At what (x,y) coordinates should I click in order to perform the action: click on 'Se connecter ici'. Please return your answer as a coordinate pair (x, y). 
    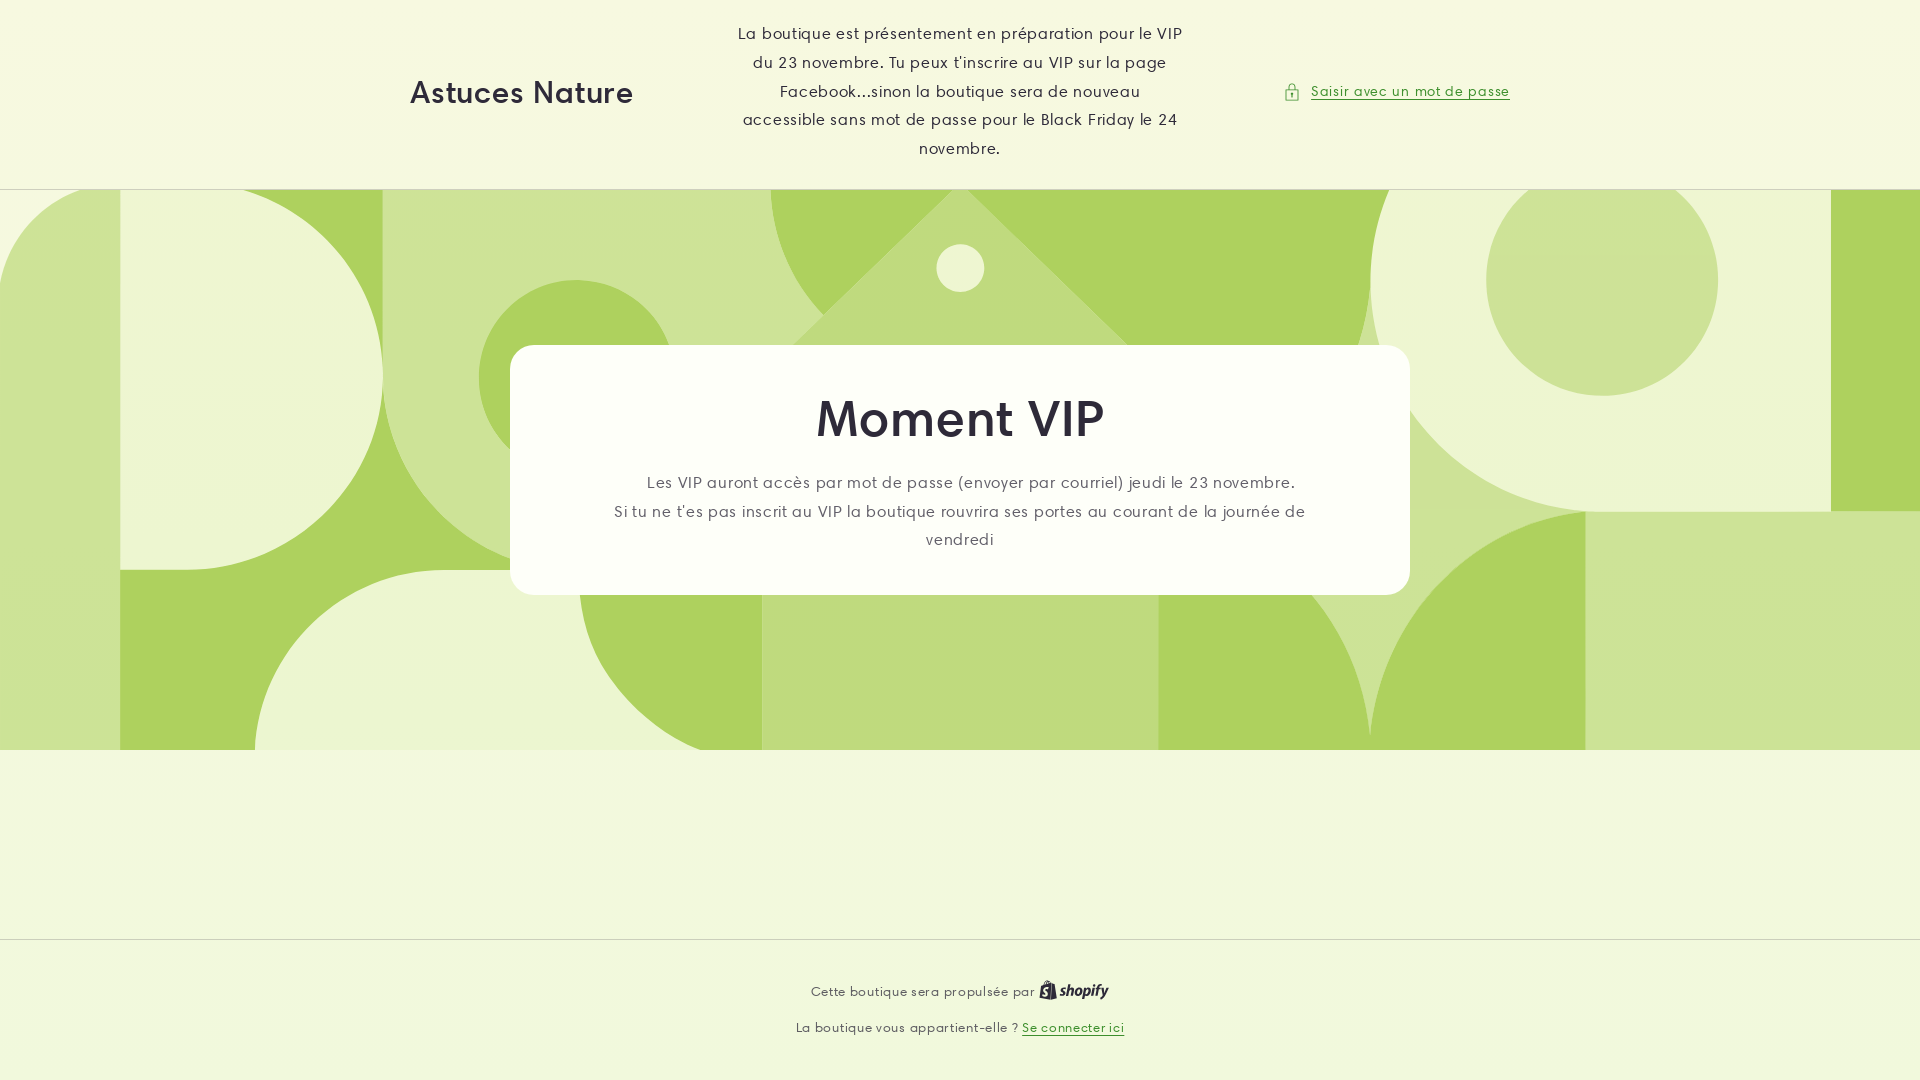
    Looking at the image, I should click on (1072, 1028).